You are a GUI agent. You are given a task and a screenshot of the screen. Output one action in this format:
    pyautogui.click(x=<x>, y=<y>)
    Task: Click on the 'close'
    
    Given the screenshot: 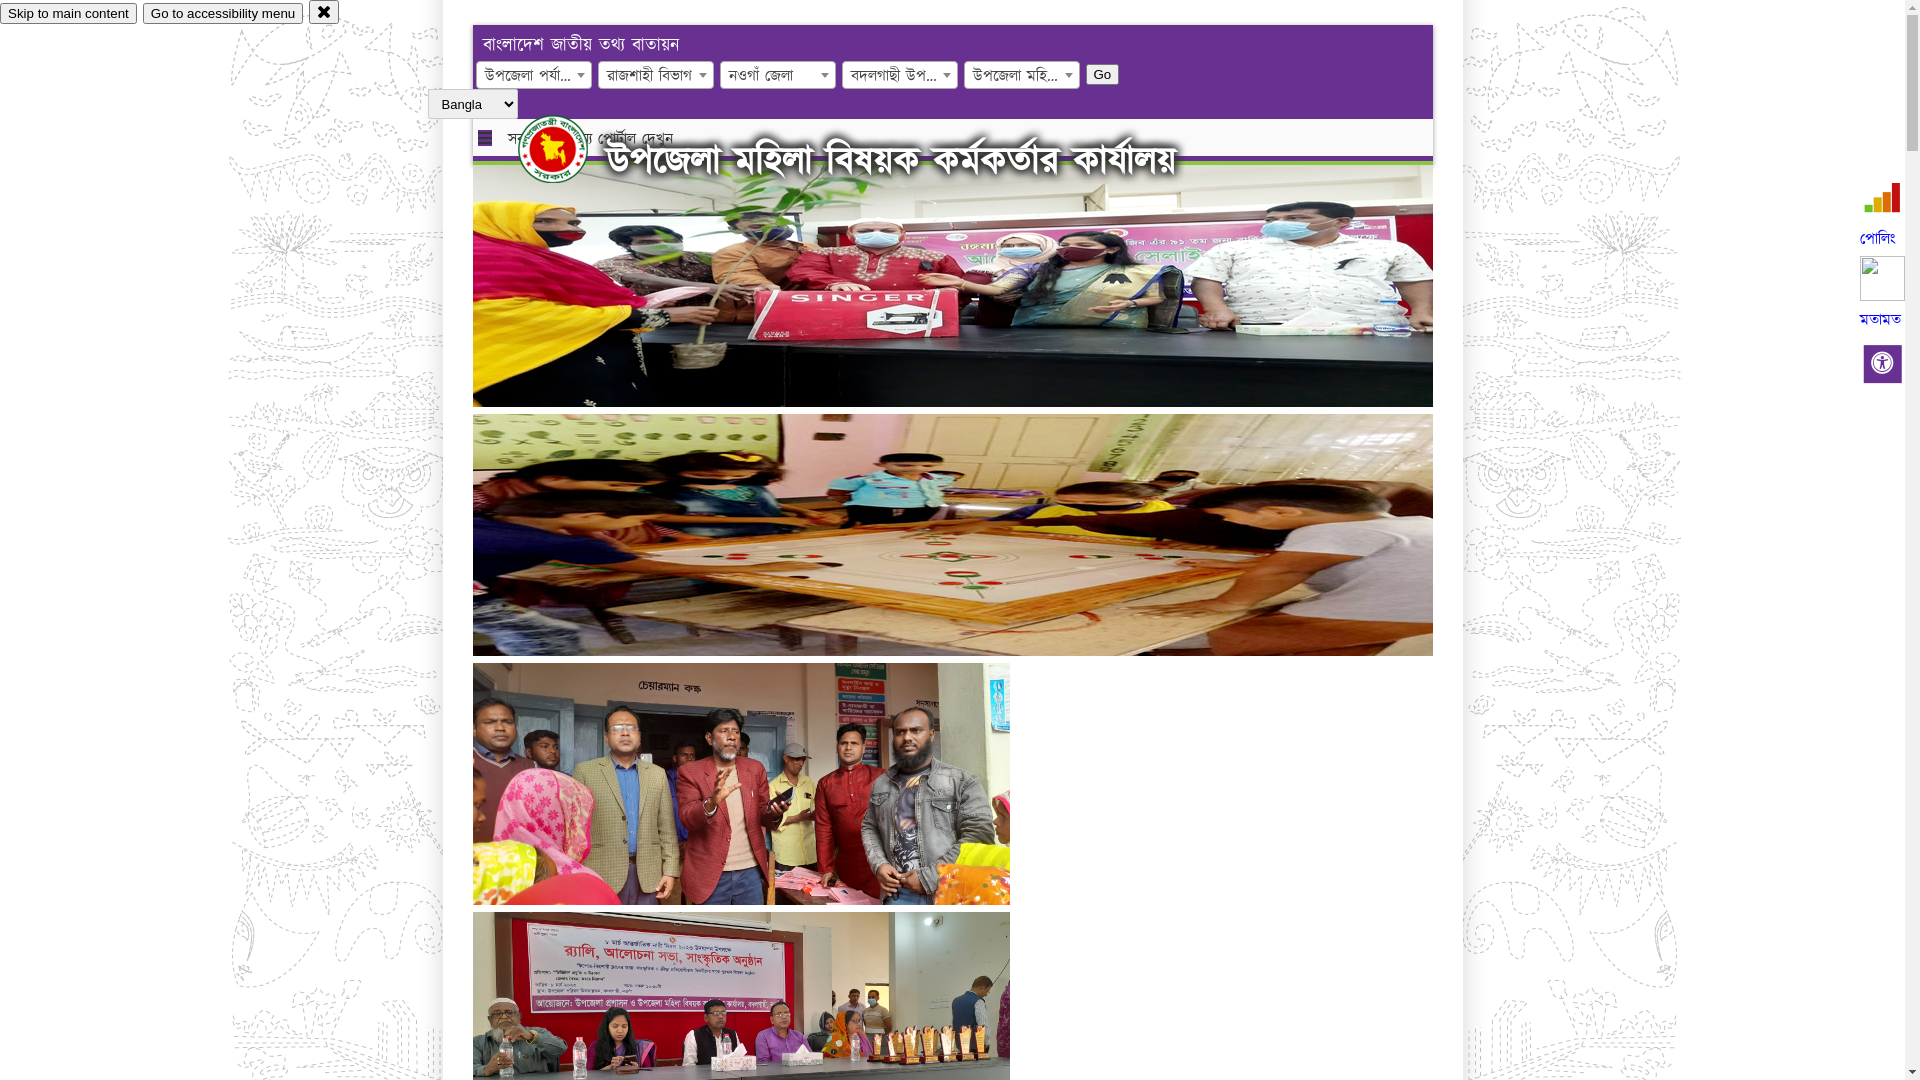 What is the action you would take?
    pyautogui.click(x=307, y=11)
    